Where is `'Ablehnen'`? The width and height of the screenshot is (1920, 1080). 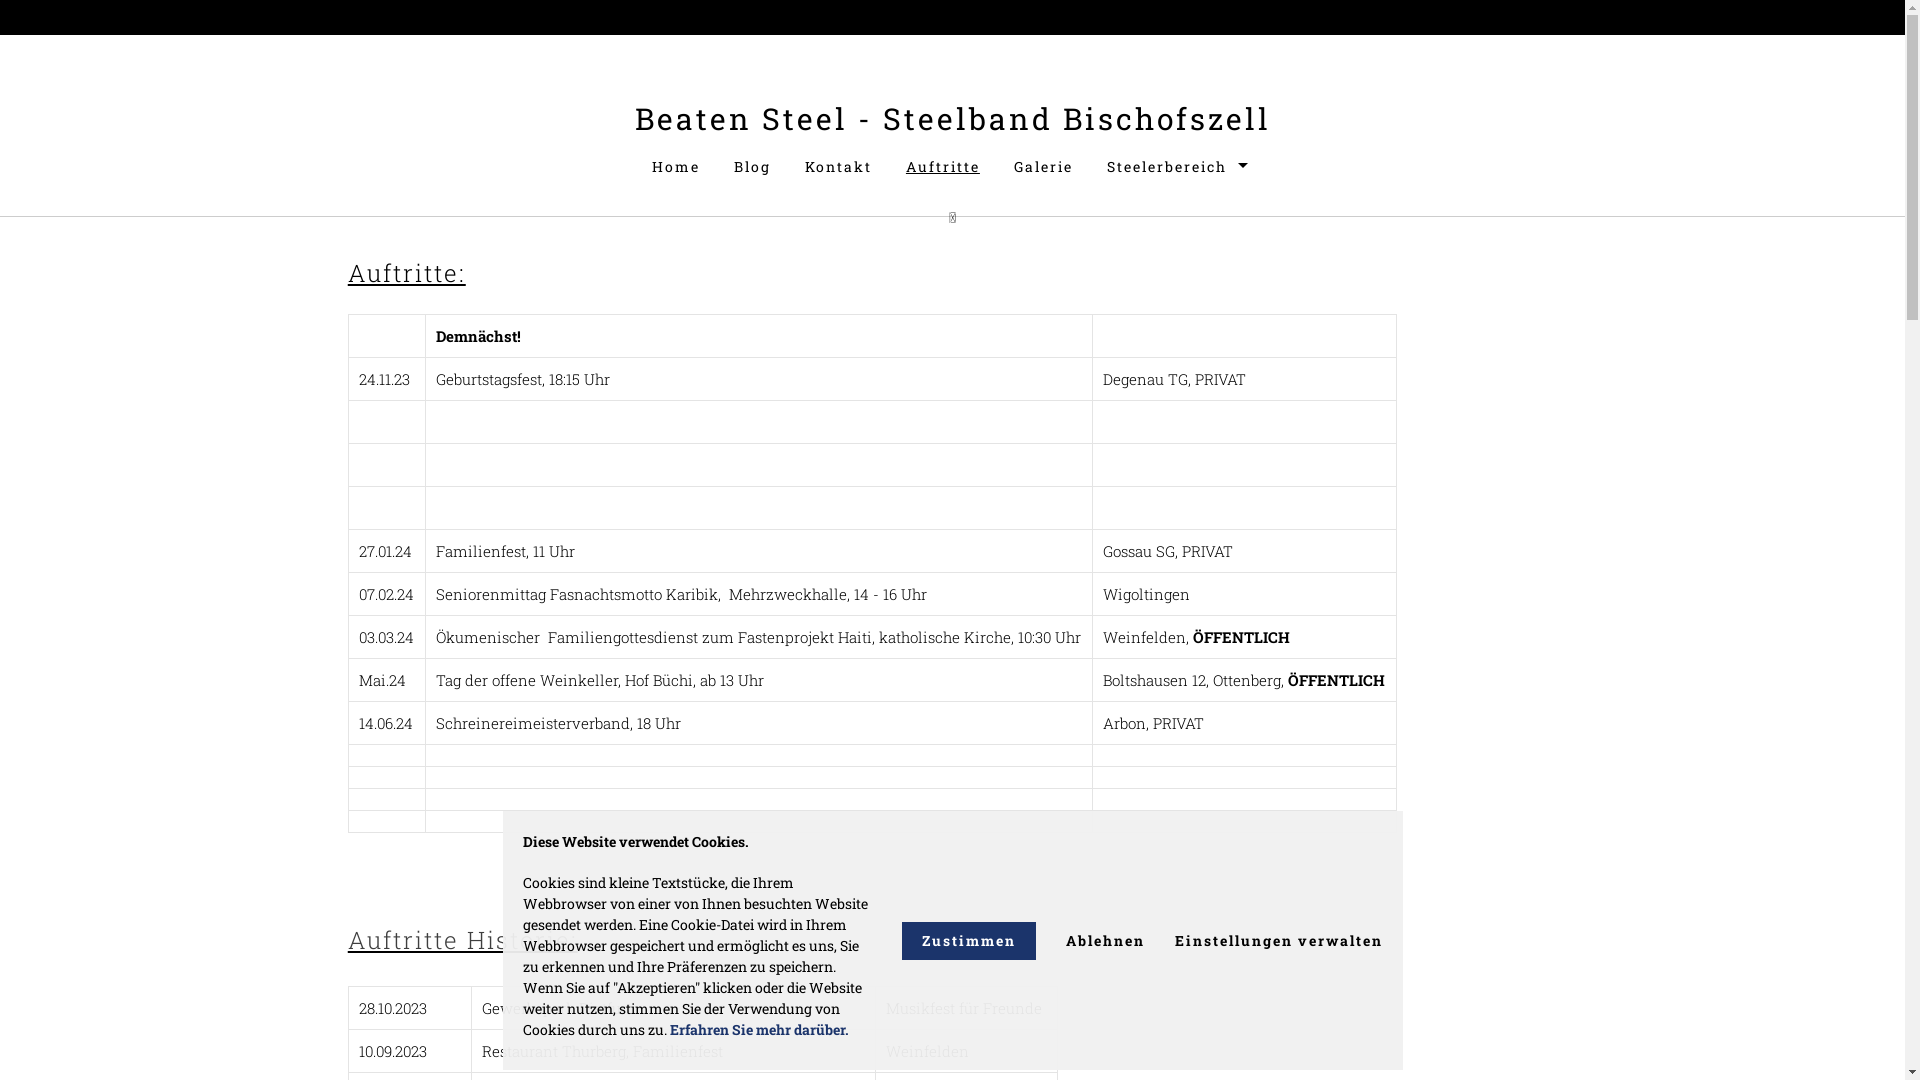 'Ablehnen' is located at coordinates (1104, 941).